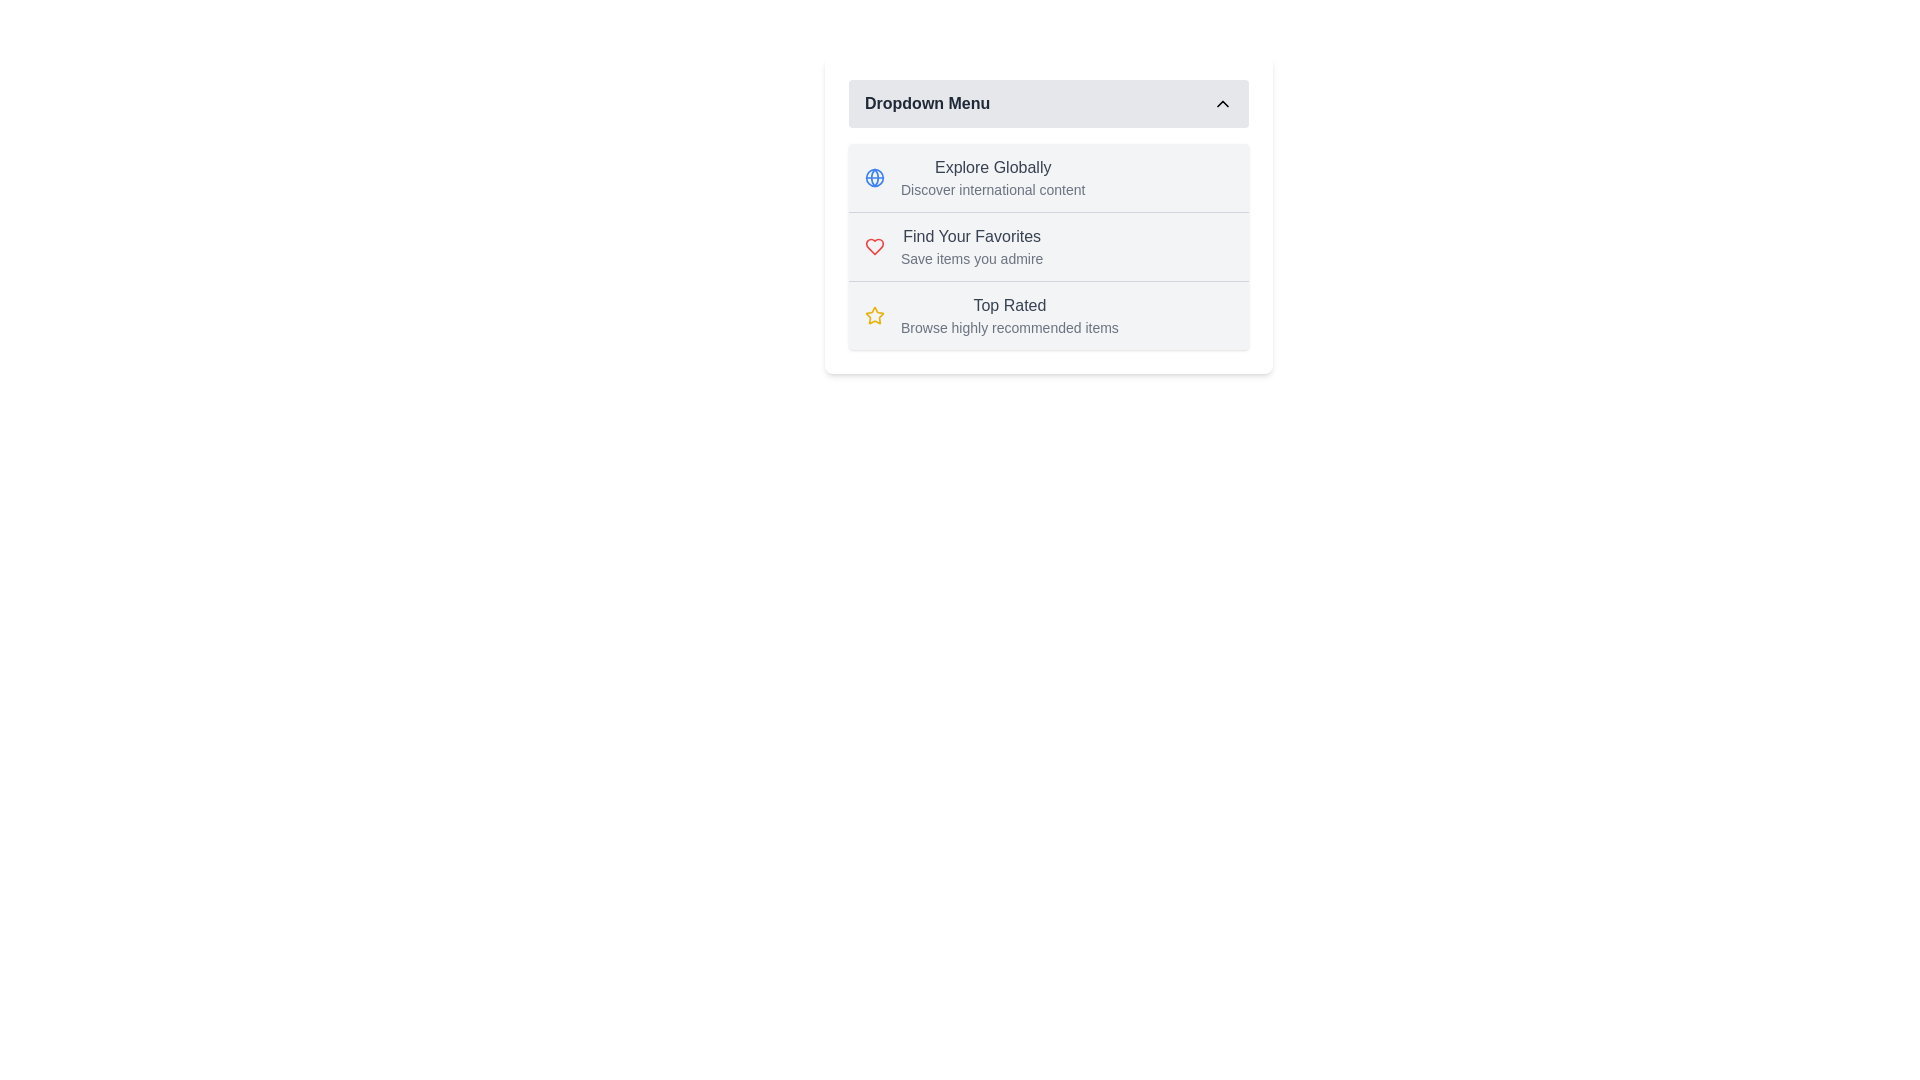  What do you see at coordinates (1048, 215) in the screenshot?
I see `the item within the List card labeled 'Dropdown Menu'` at bounding box center [1048, 215].